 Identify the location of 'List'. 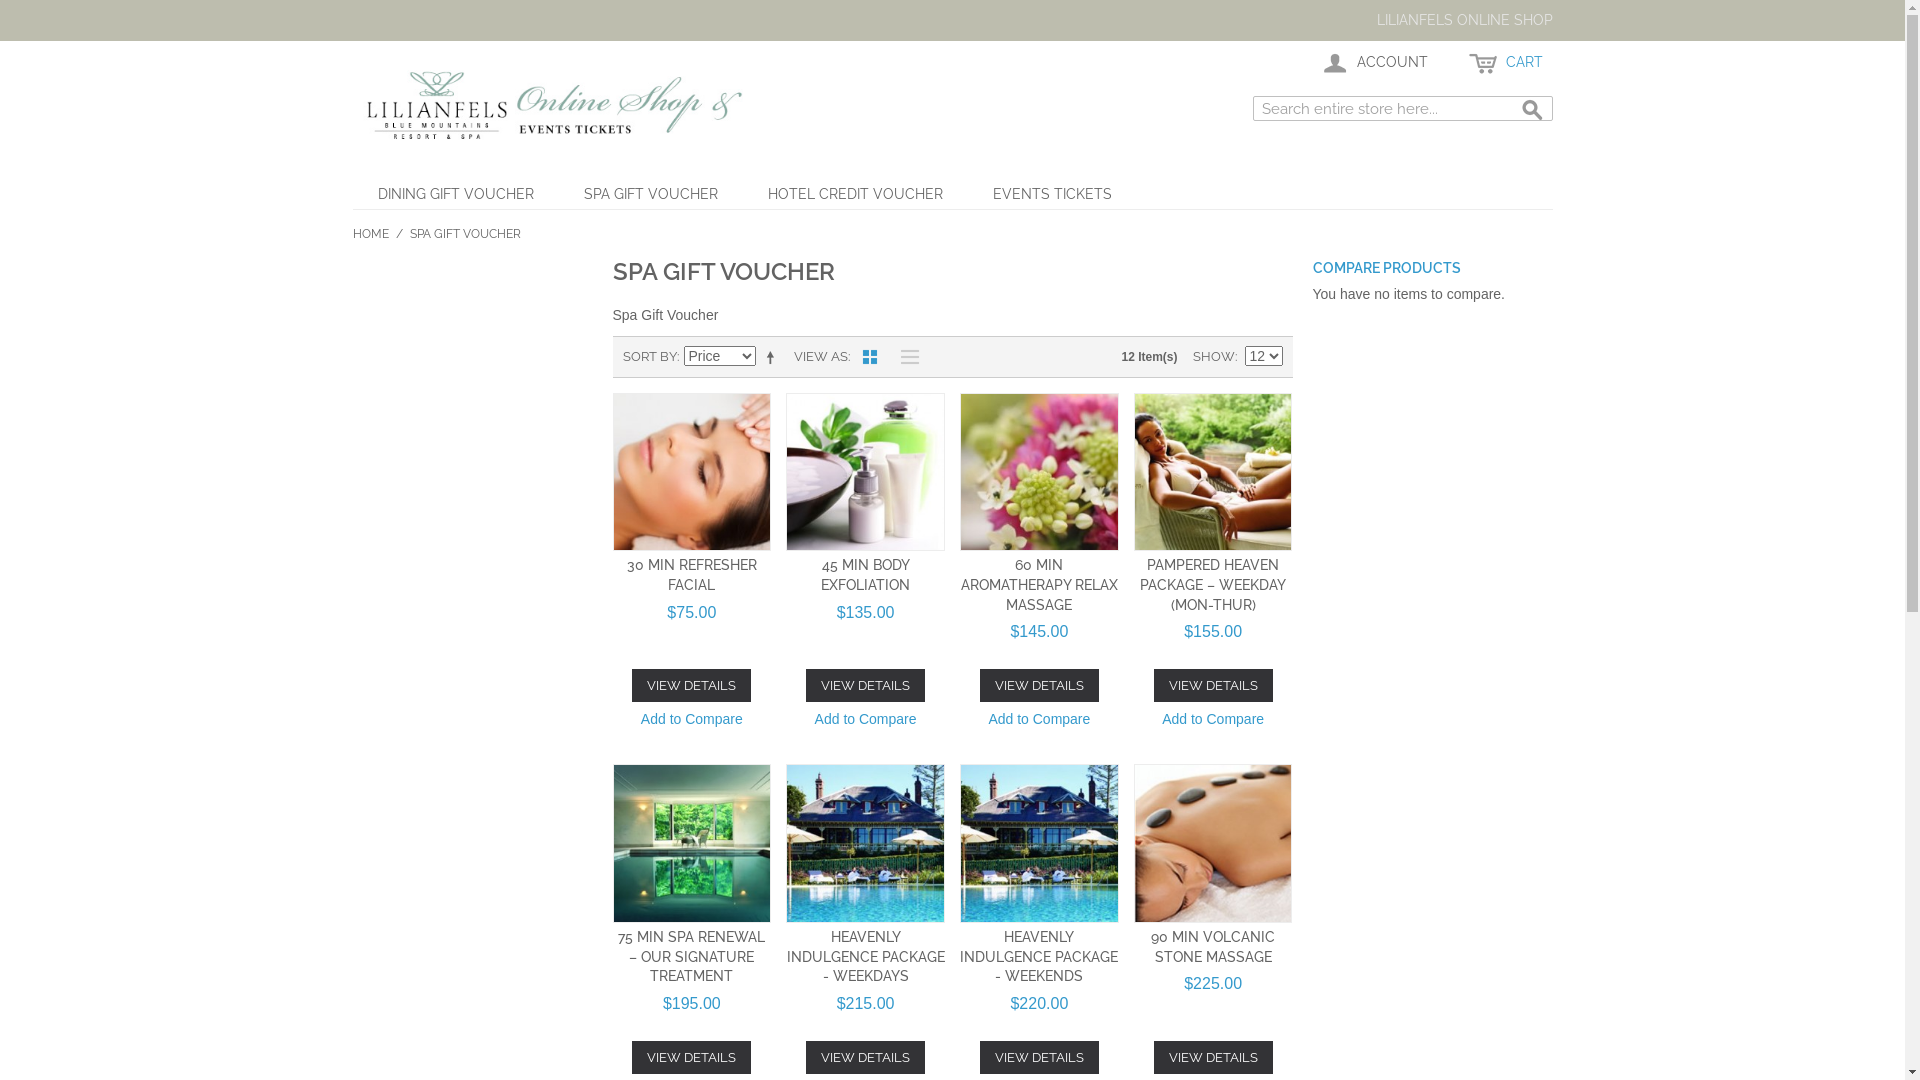
(904, 356).